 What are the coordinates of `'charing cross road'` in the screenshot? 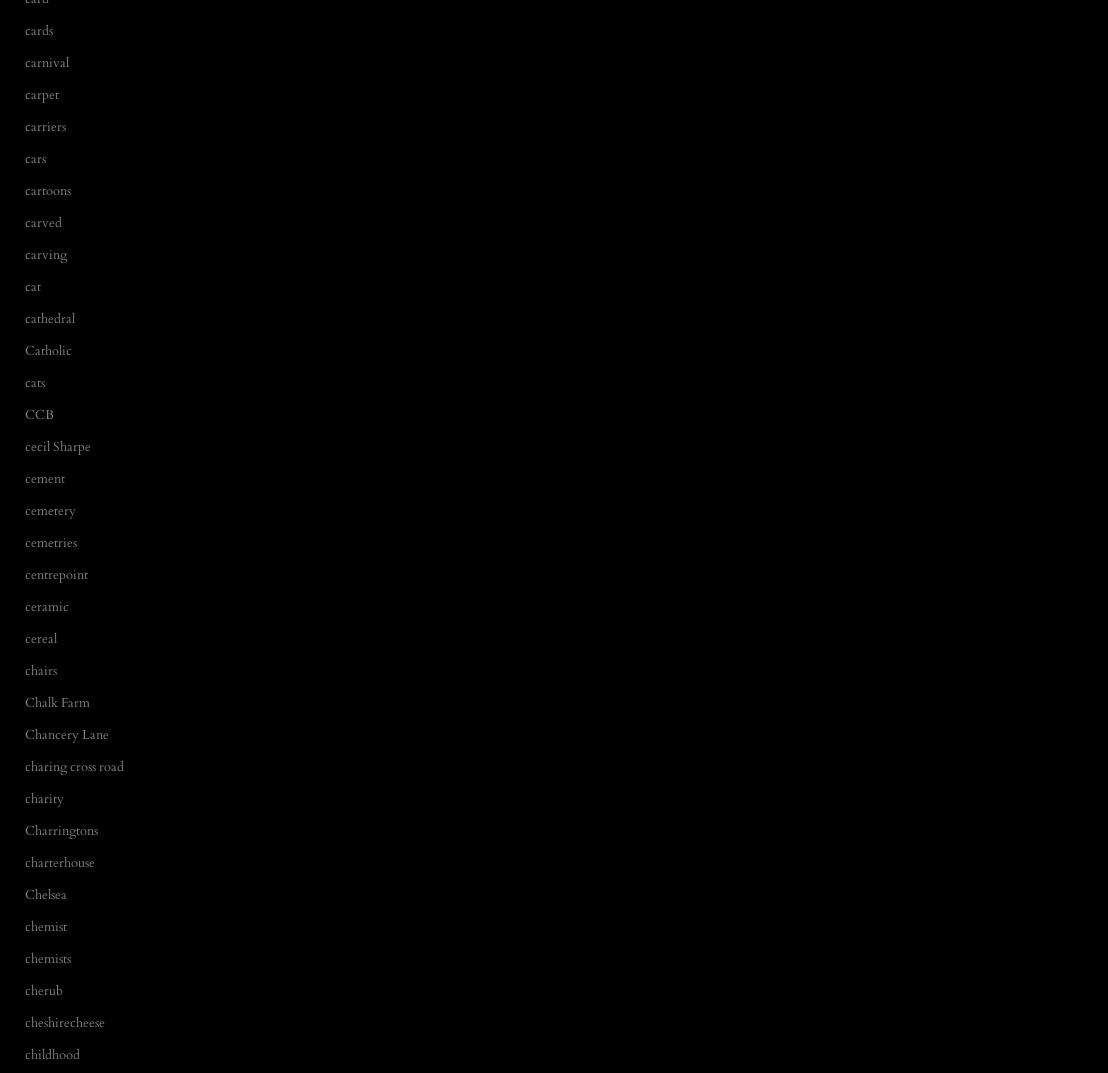 It's located at (25, 765).